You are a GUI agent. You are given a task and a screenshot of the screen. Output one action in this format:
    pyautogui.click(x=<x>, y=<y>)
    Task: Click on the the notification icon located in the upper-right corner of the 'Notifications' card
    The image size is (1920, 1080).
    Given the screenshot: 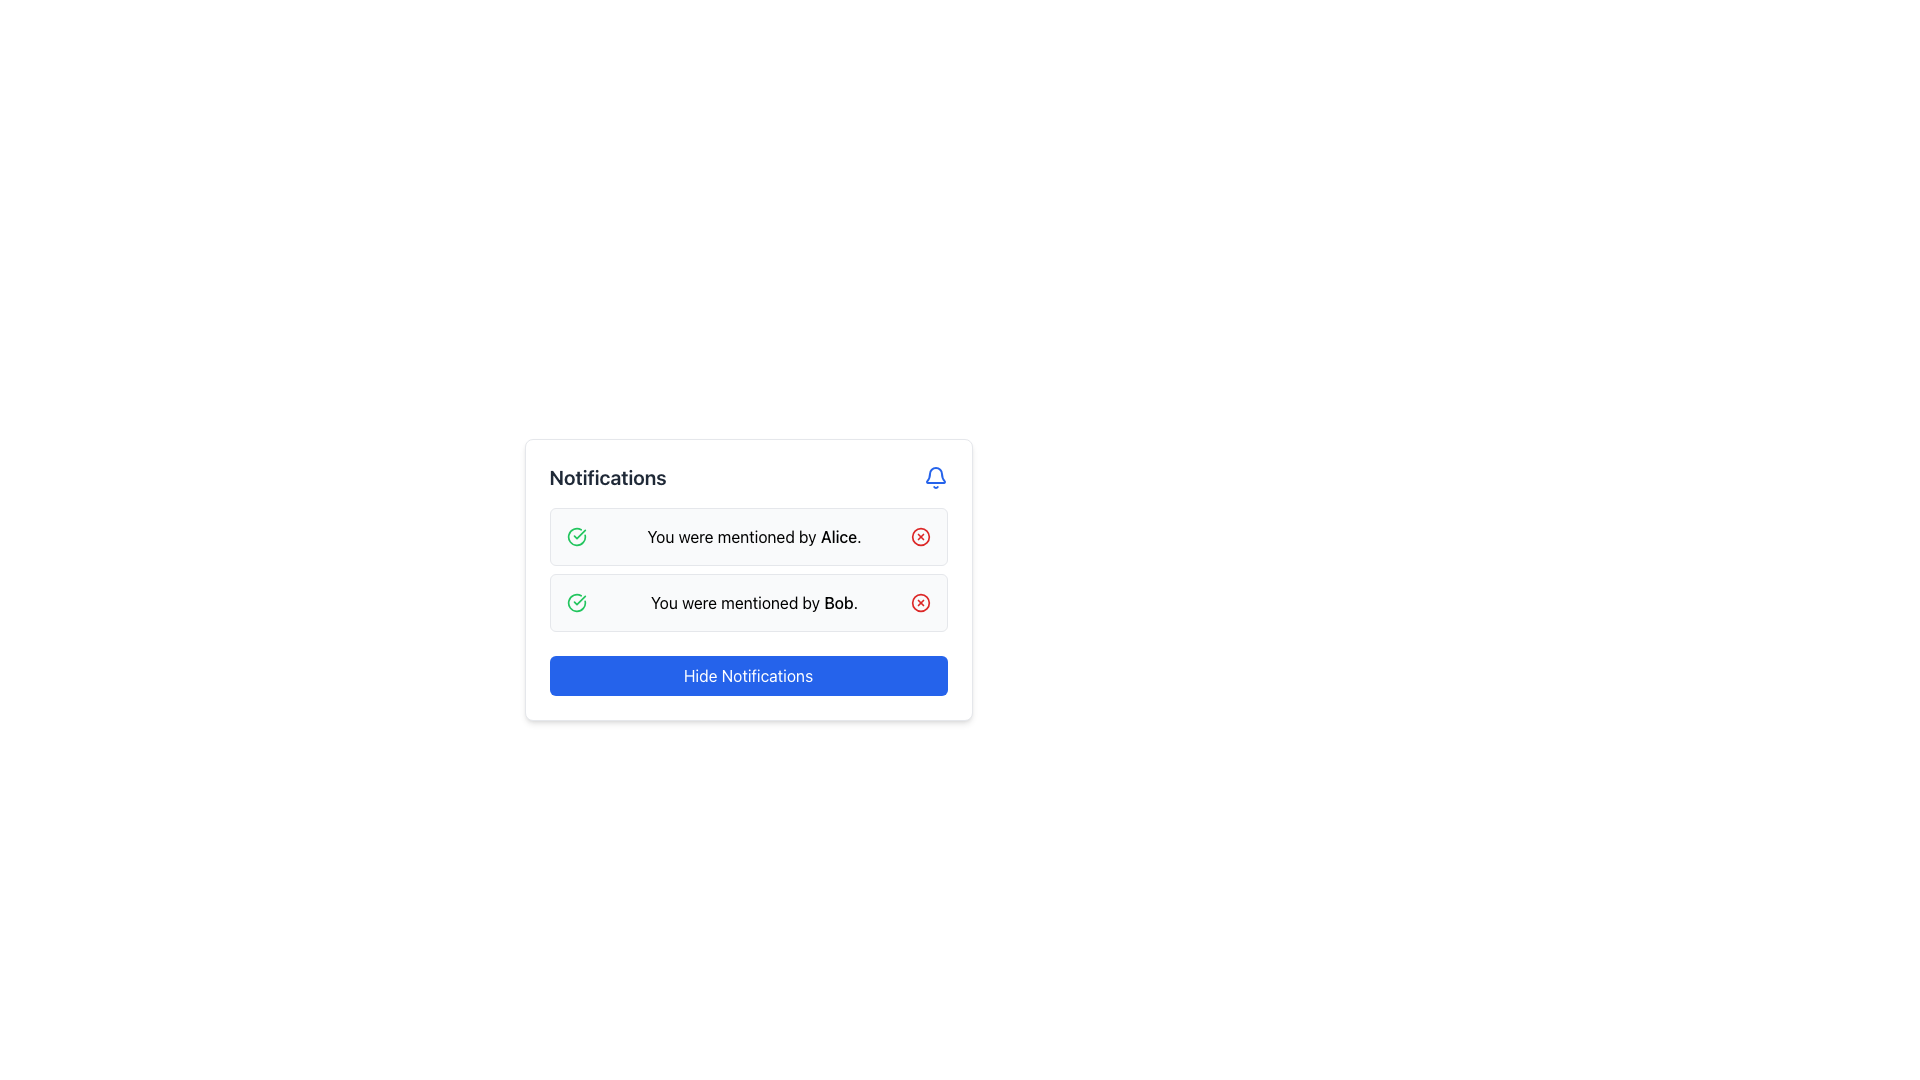 What is the action you would take?
    pyautogui.click(x=934, y=478)
    